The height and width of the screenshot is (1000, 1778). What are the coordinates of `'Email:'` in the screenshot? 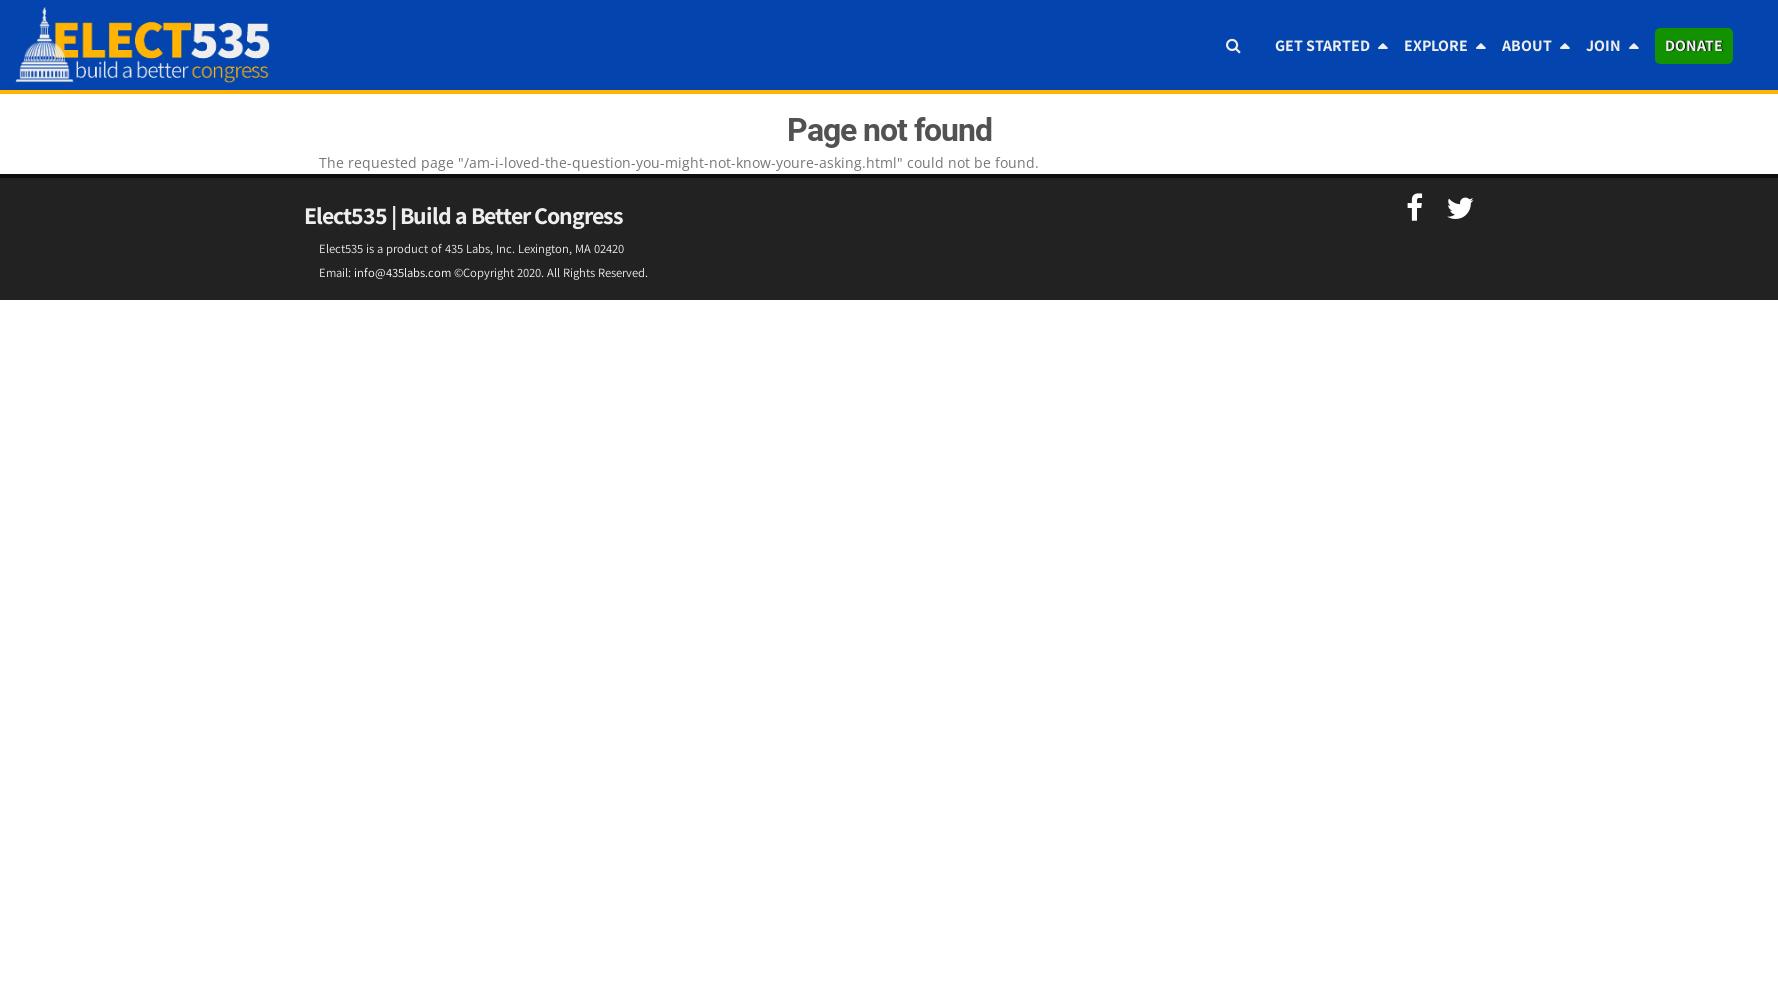 It's located at (335, 272).